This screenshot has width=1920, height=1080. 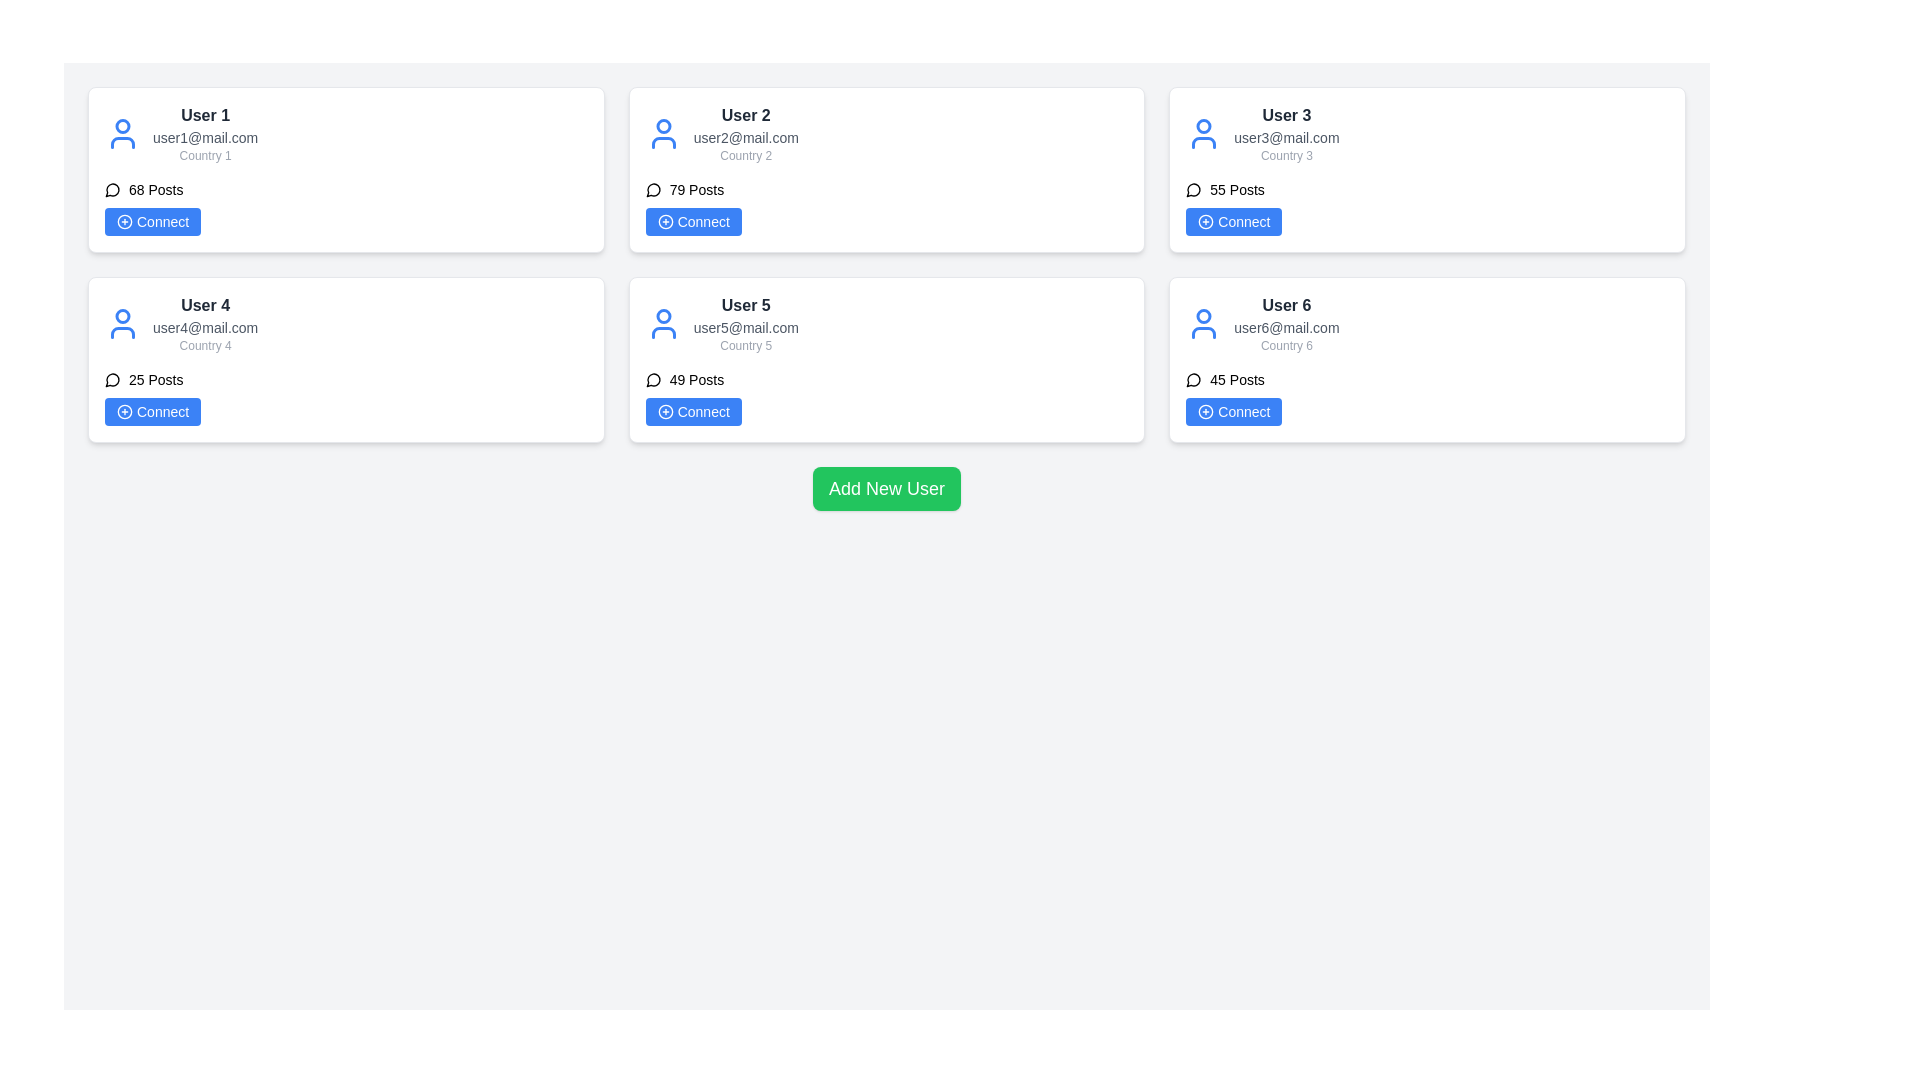 What do you see at coordinates (745, 115) in the screenshot?
I see `the label text that serves as a visual heading for the user, located in the top row of the grid layout, second column` at bounding box center [745, 115].